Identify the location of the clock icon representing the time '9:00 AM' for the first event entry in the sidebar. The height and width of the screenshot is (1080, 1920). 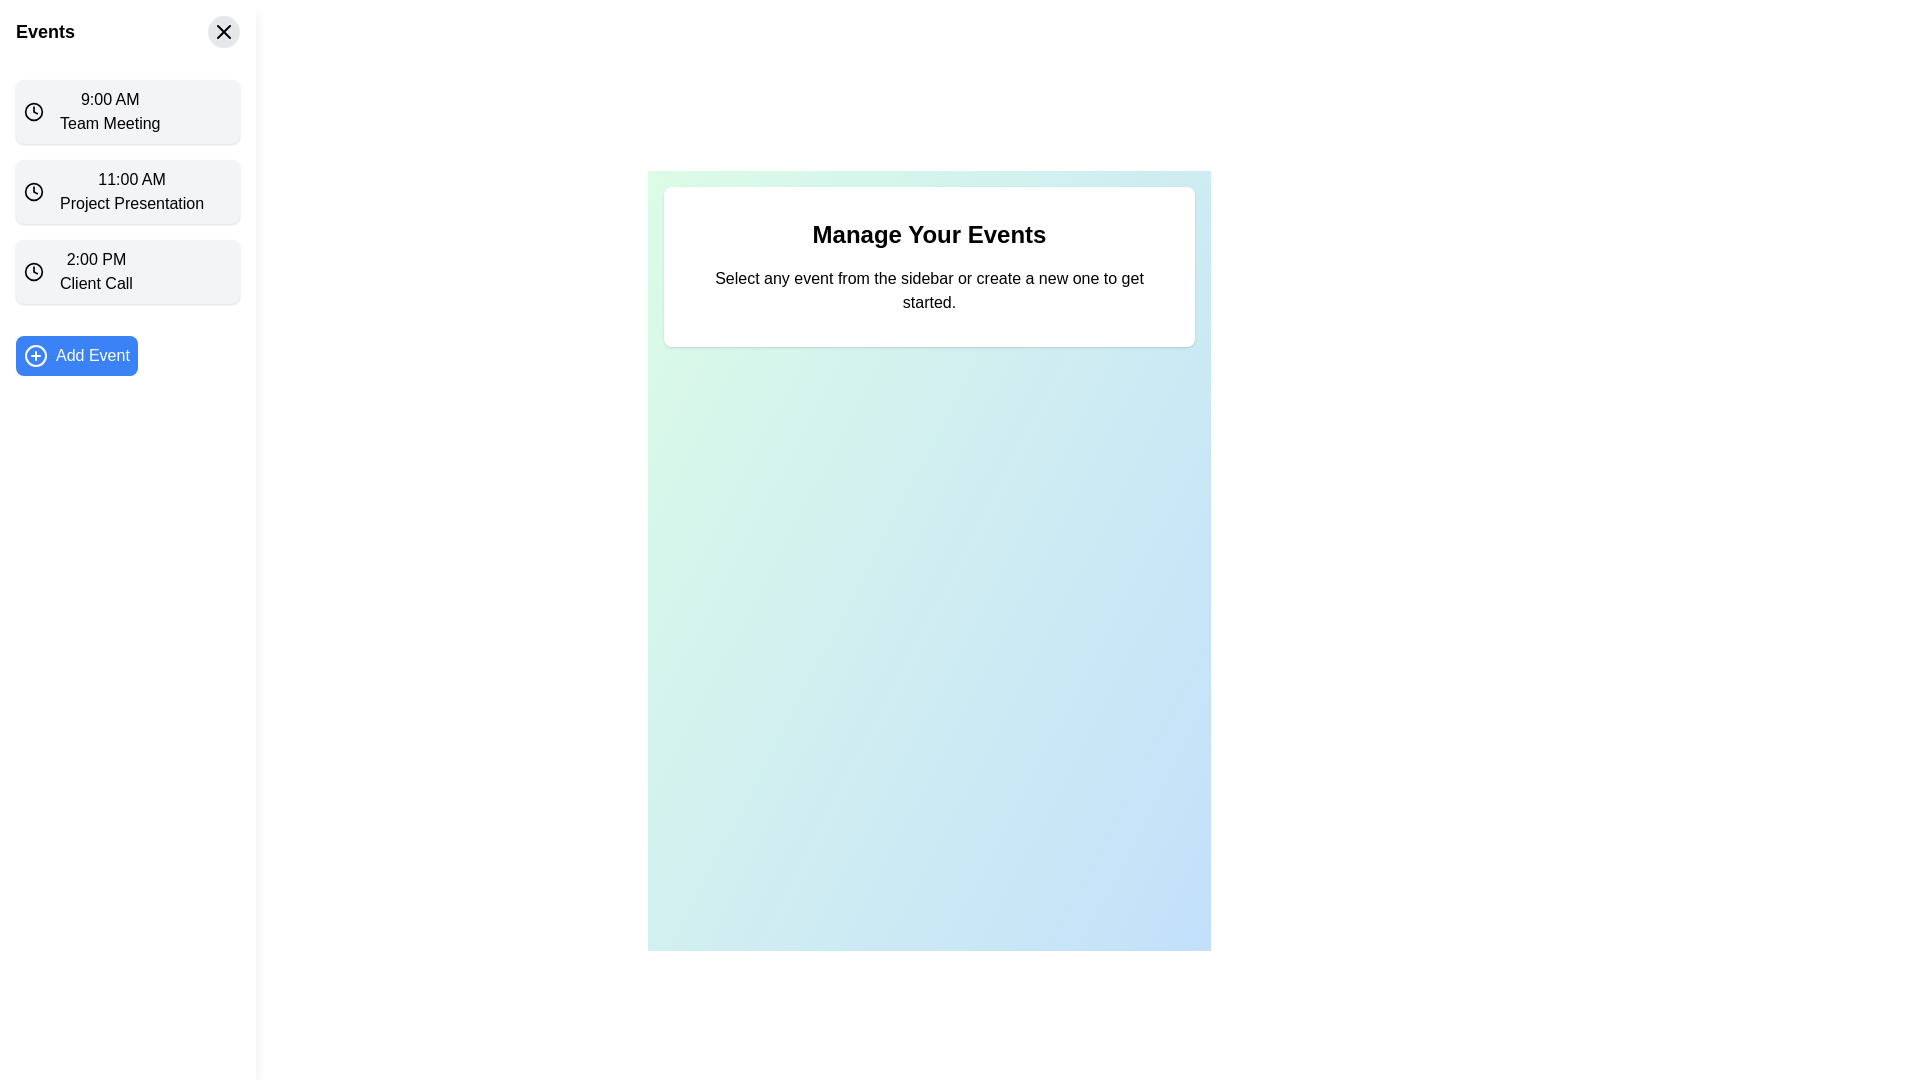
(33, 111).